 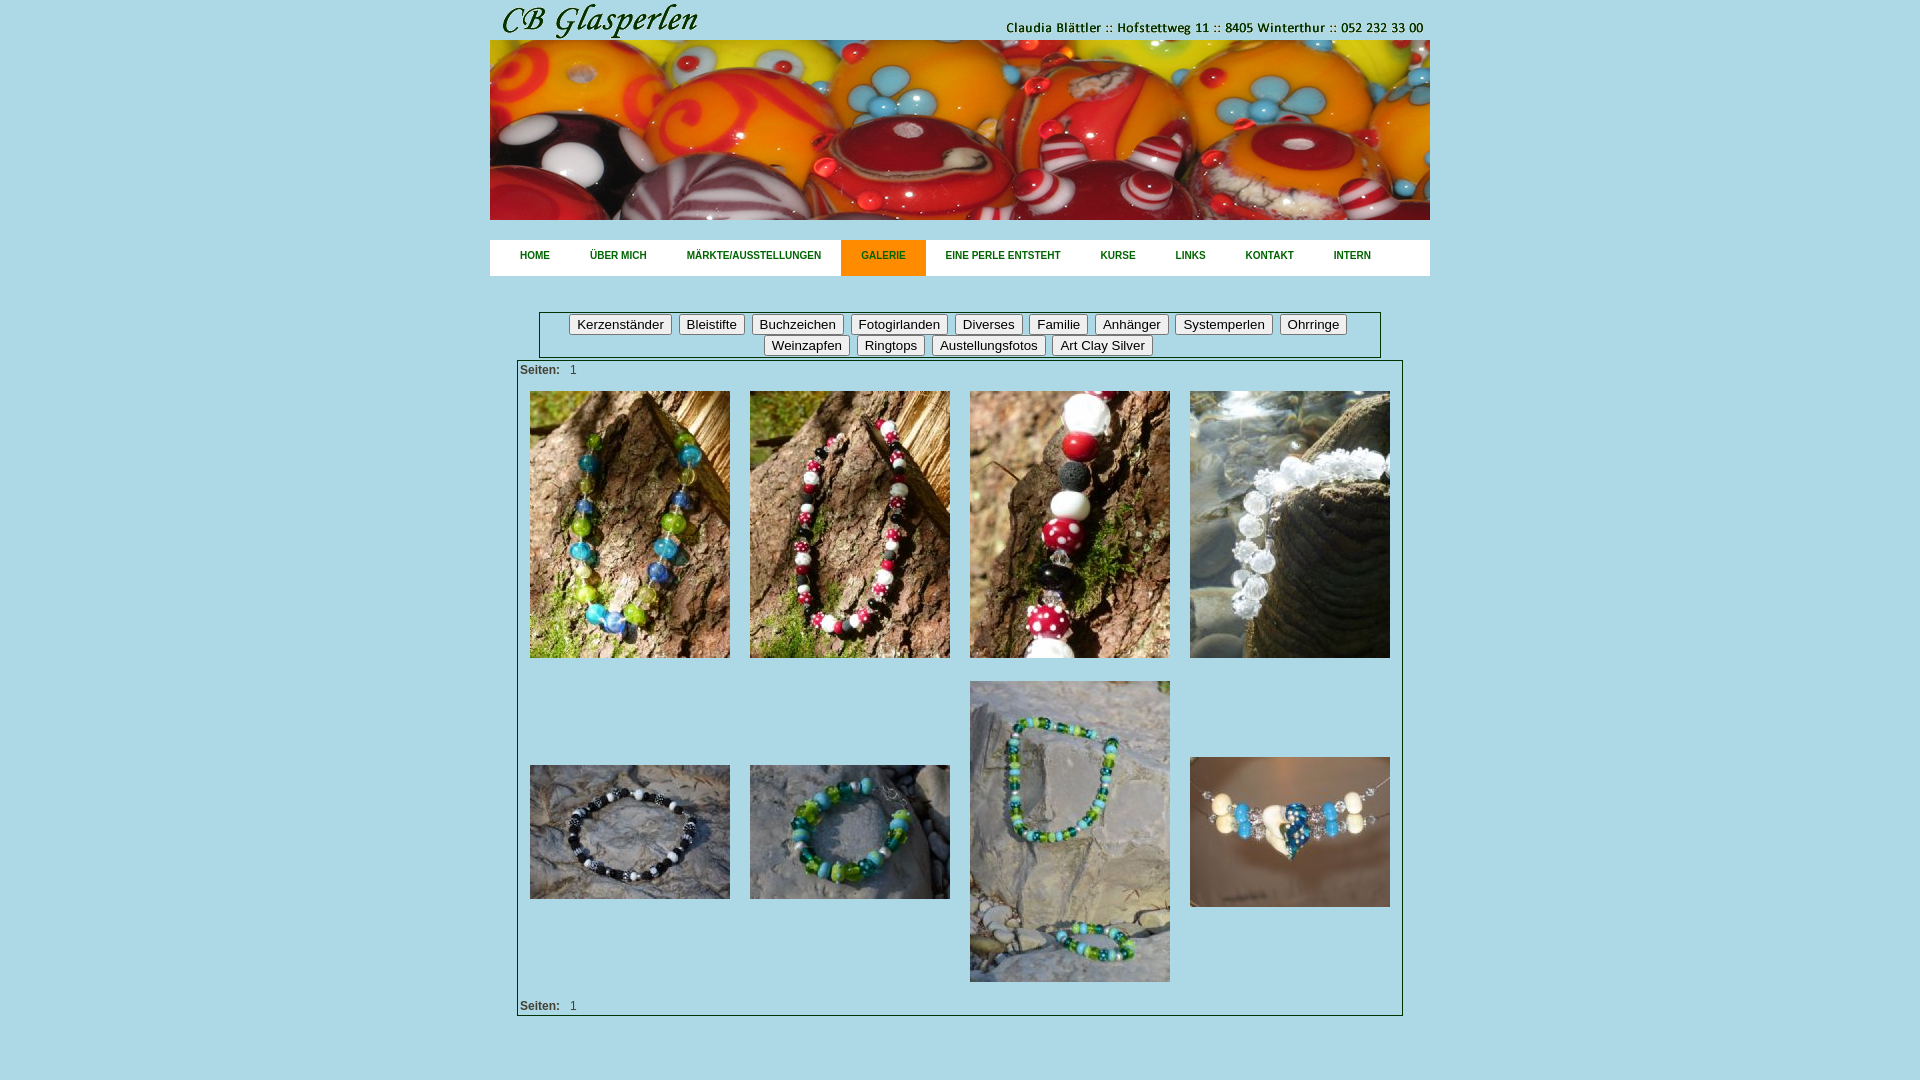 What do you see at coordinates (988, 344) in the screenshot?
I see `'Austellungsfotos'` at bounding box center [988, 344].